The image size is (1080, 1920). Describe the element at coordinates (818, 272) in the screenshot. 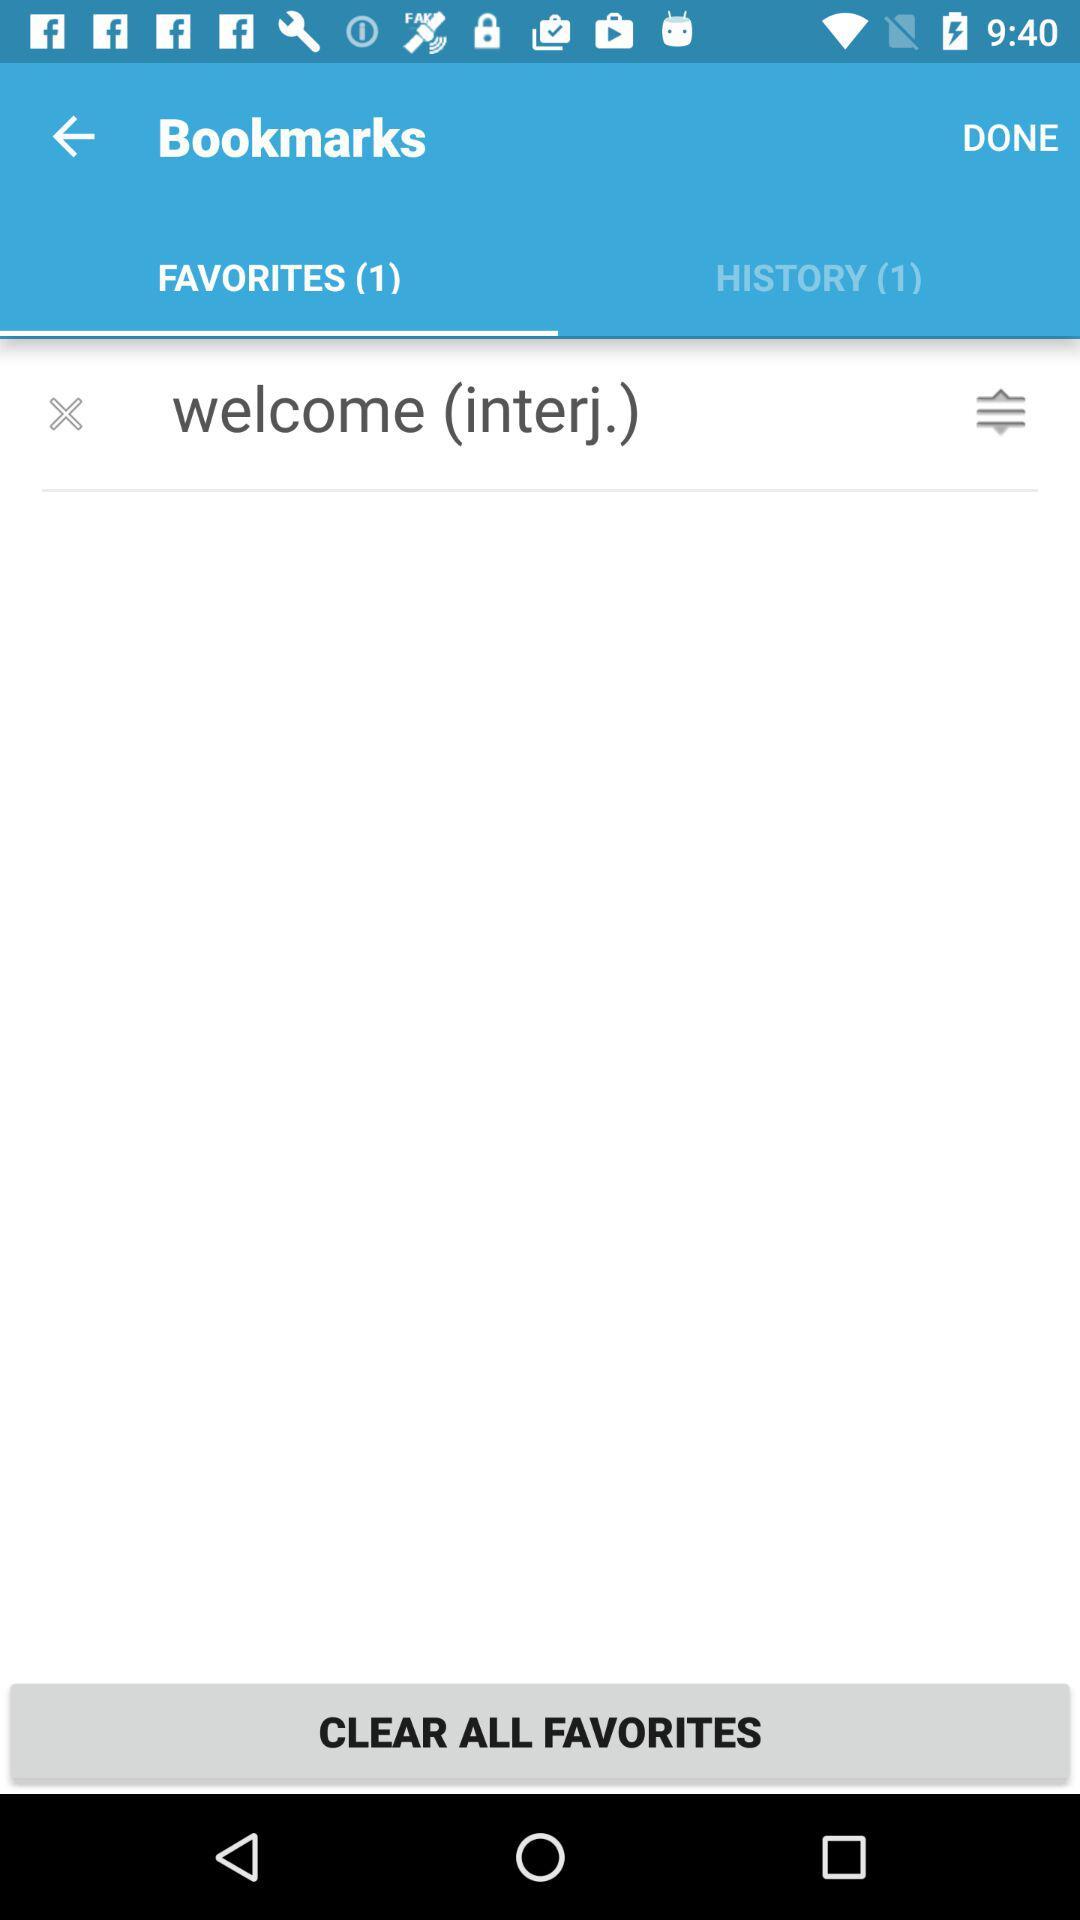

I see `app to the right of the favorites (1)` at that location.